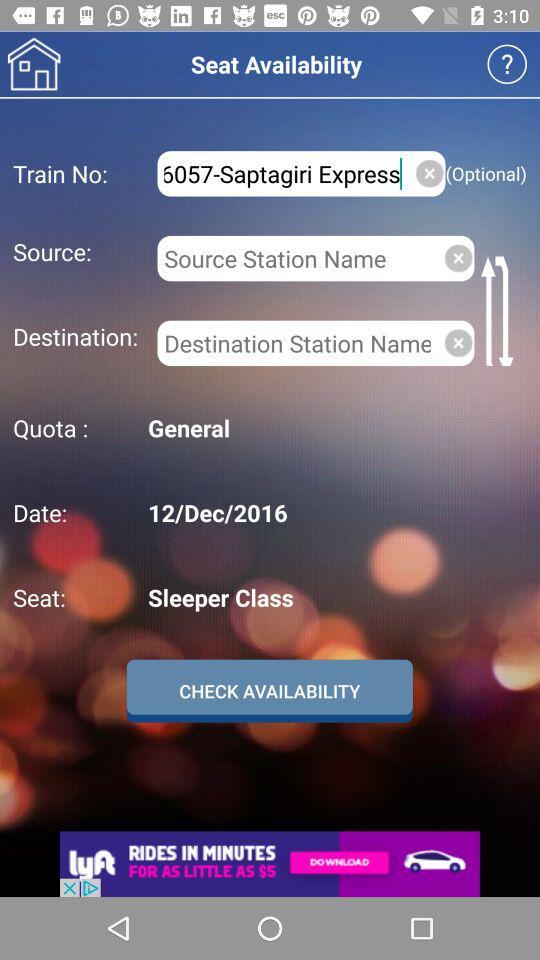 This screenshot has width=540, height=960. I want to click on the close icon, so click(428, 172).